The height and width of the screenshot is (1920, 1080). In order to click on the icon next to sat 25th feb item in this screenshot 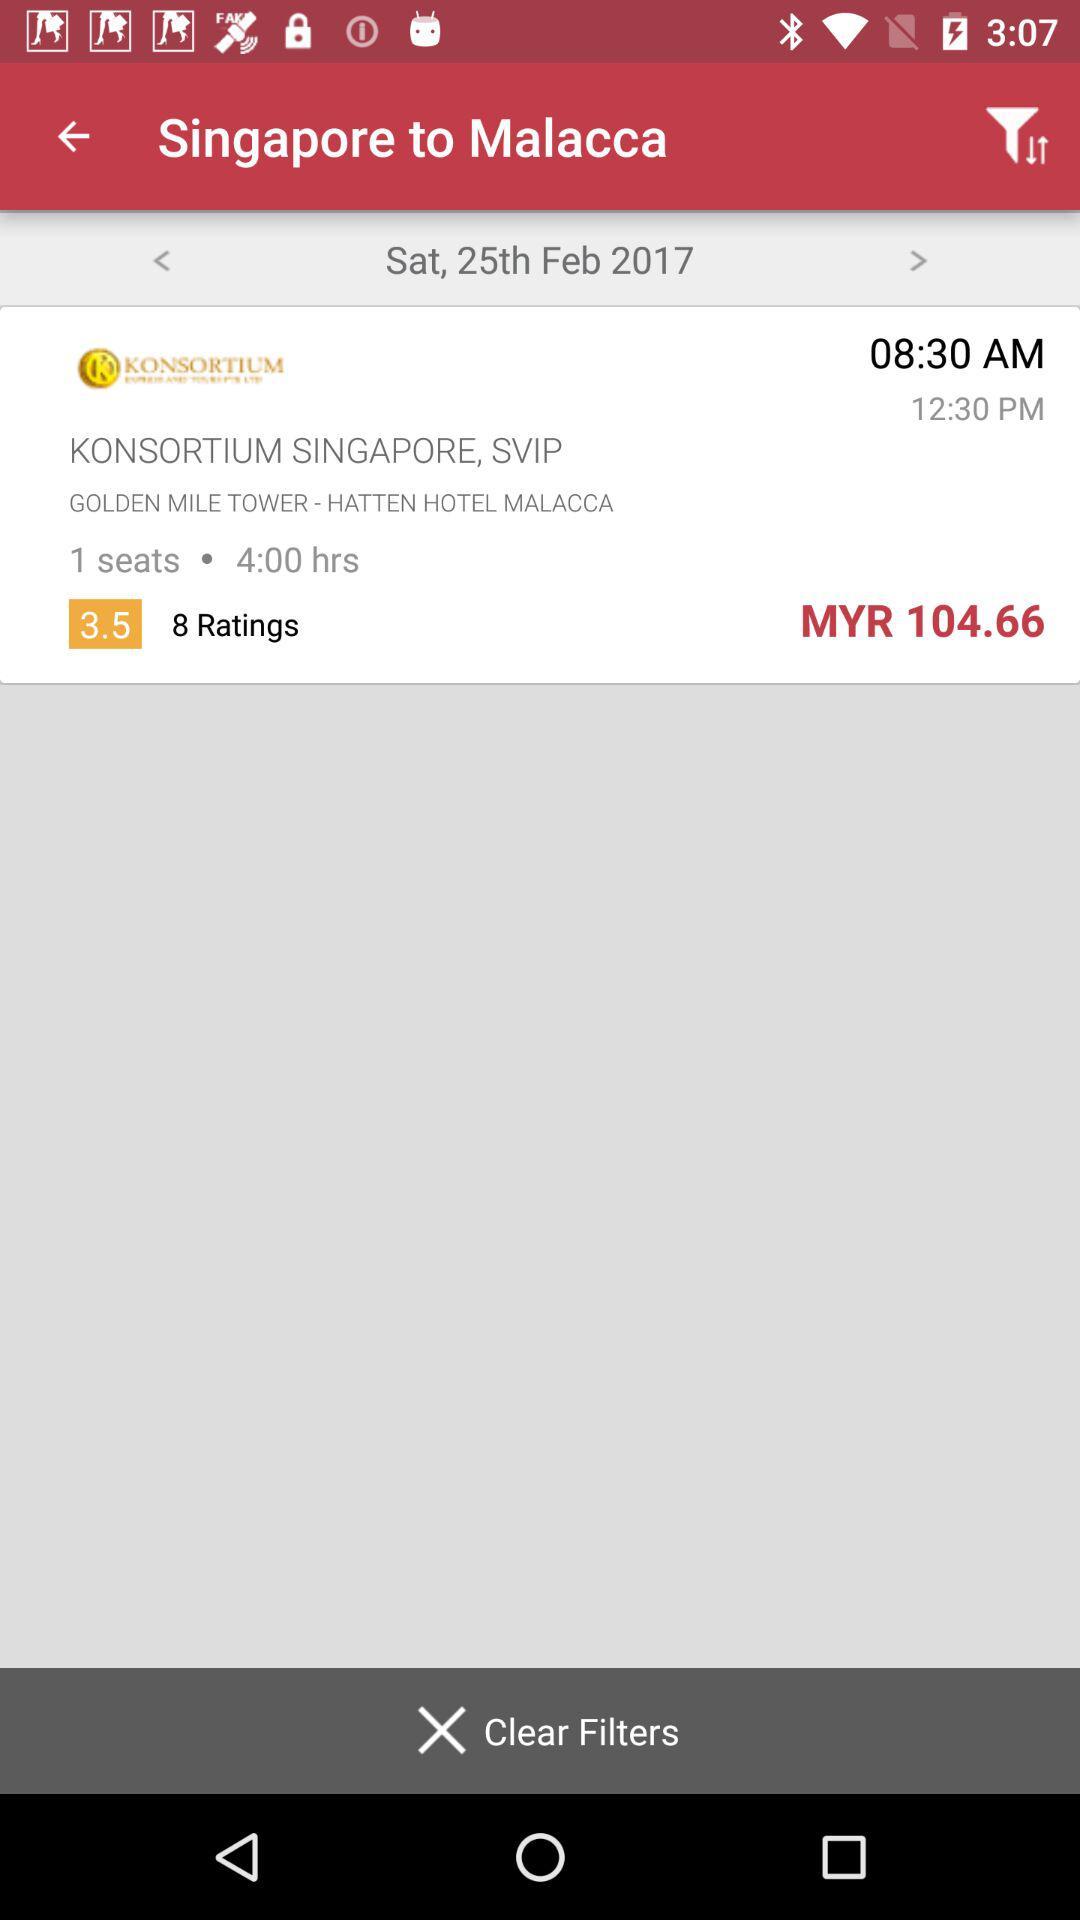, I will do `click(159, 257)`.